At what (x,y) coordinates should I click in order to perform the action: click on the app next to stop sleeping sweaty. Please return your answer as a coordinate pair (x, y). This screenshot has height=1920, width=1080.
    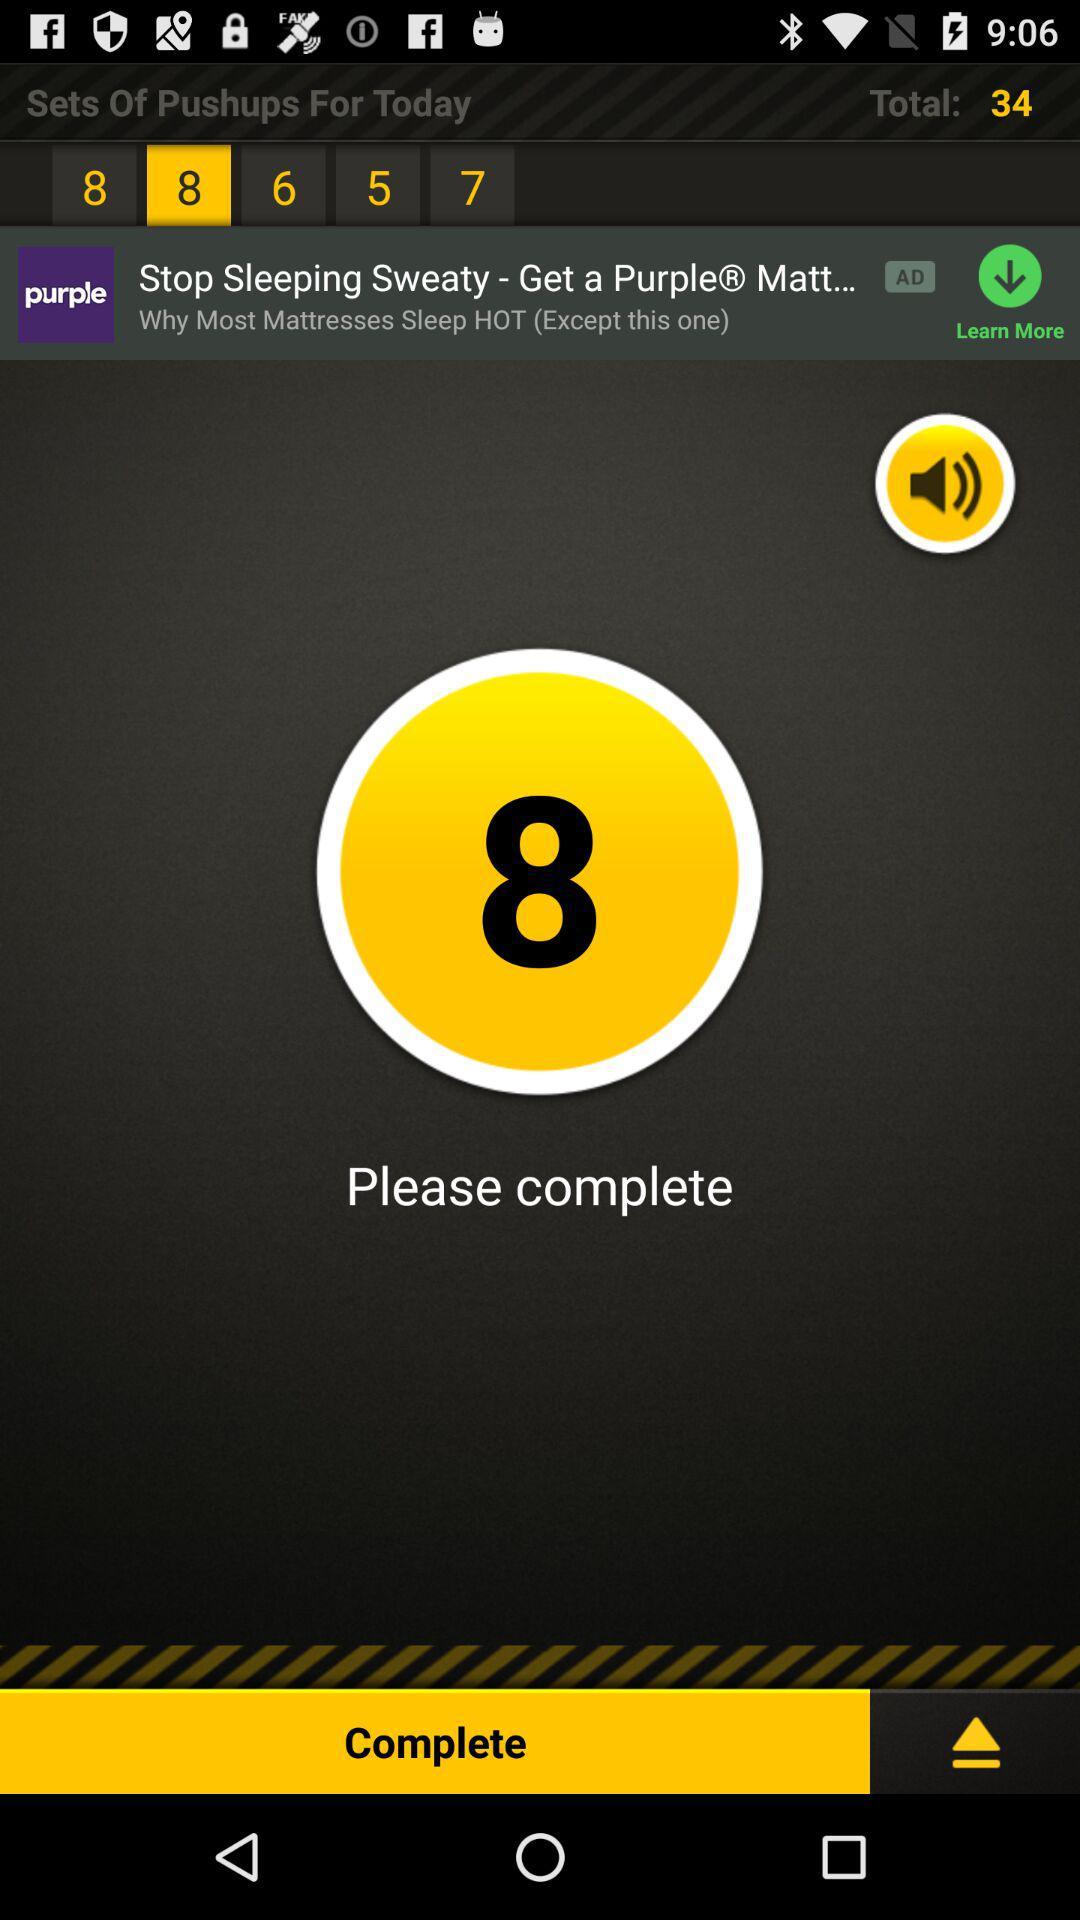
    Looking at the image, I should click on (1018, 293).